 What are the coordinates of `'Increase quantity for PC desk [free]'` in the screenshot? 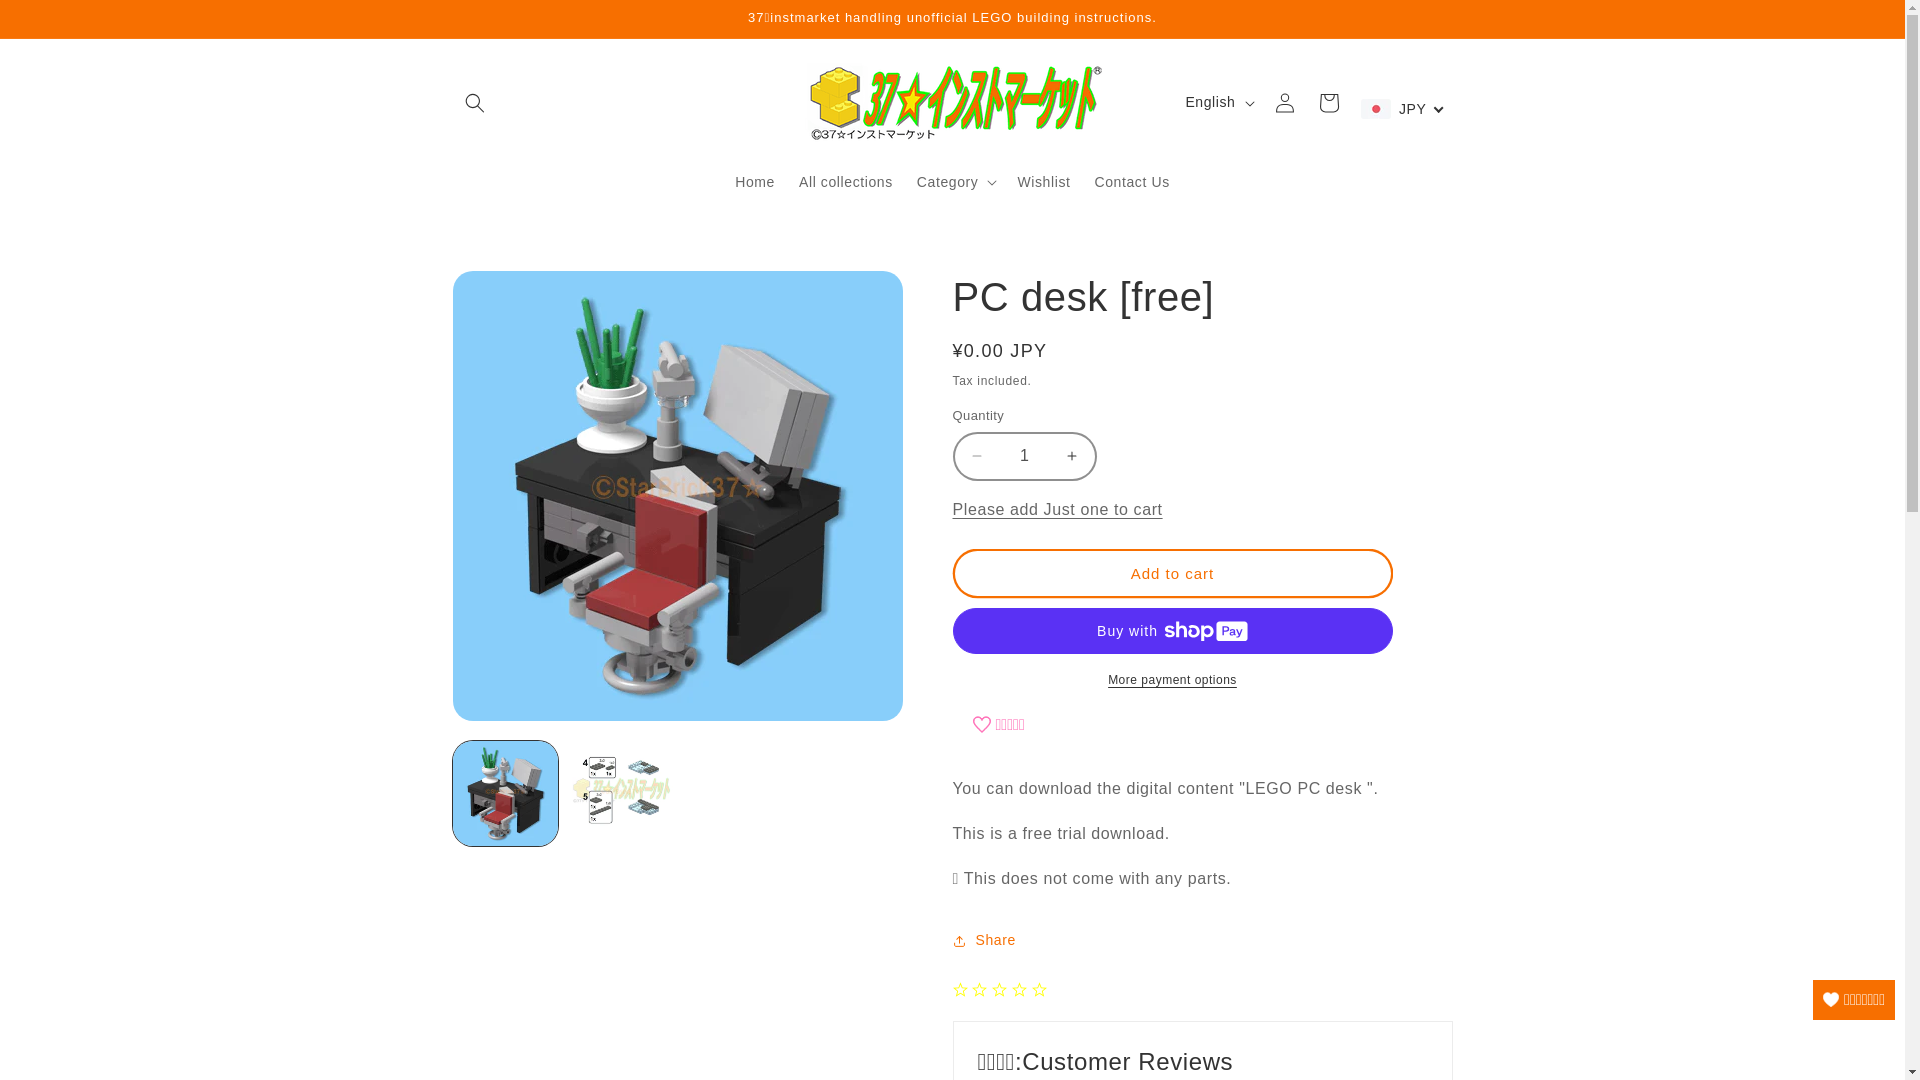 It's located at (1071, 456).